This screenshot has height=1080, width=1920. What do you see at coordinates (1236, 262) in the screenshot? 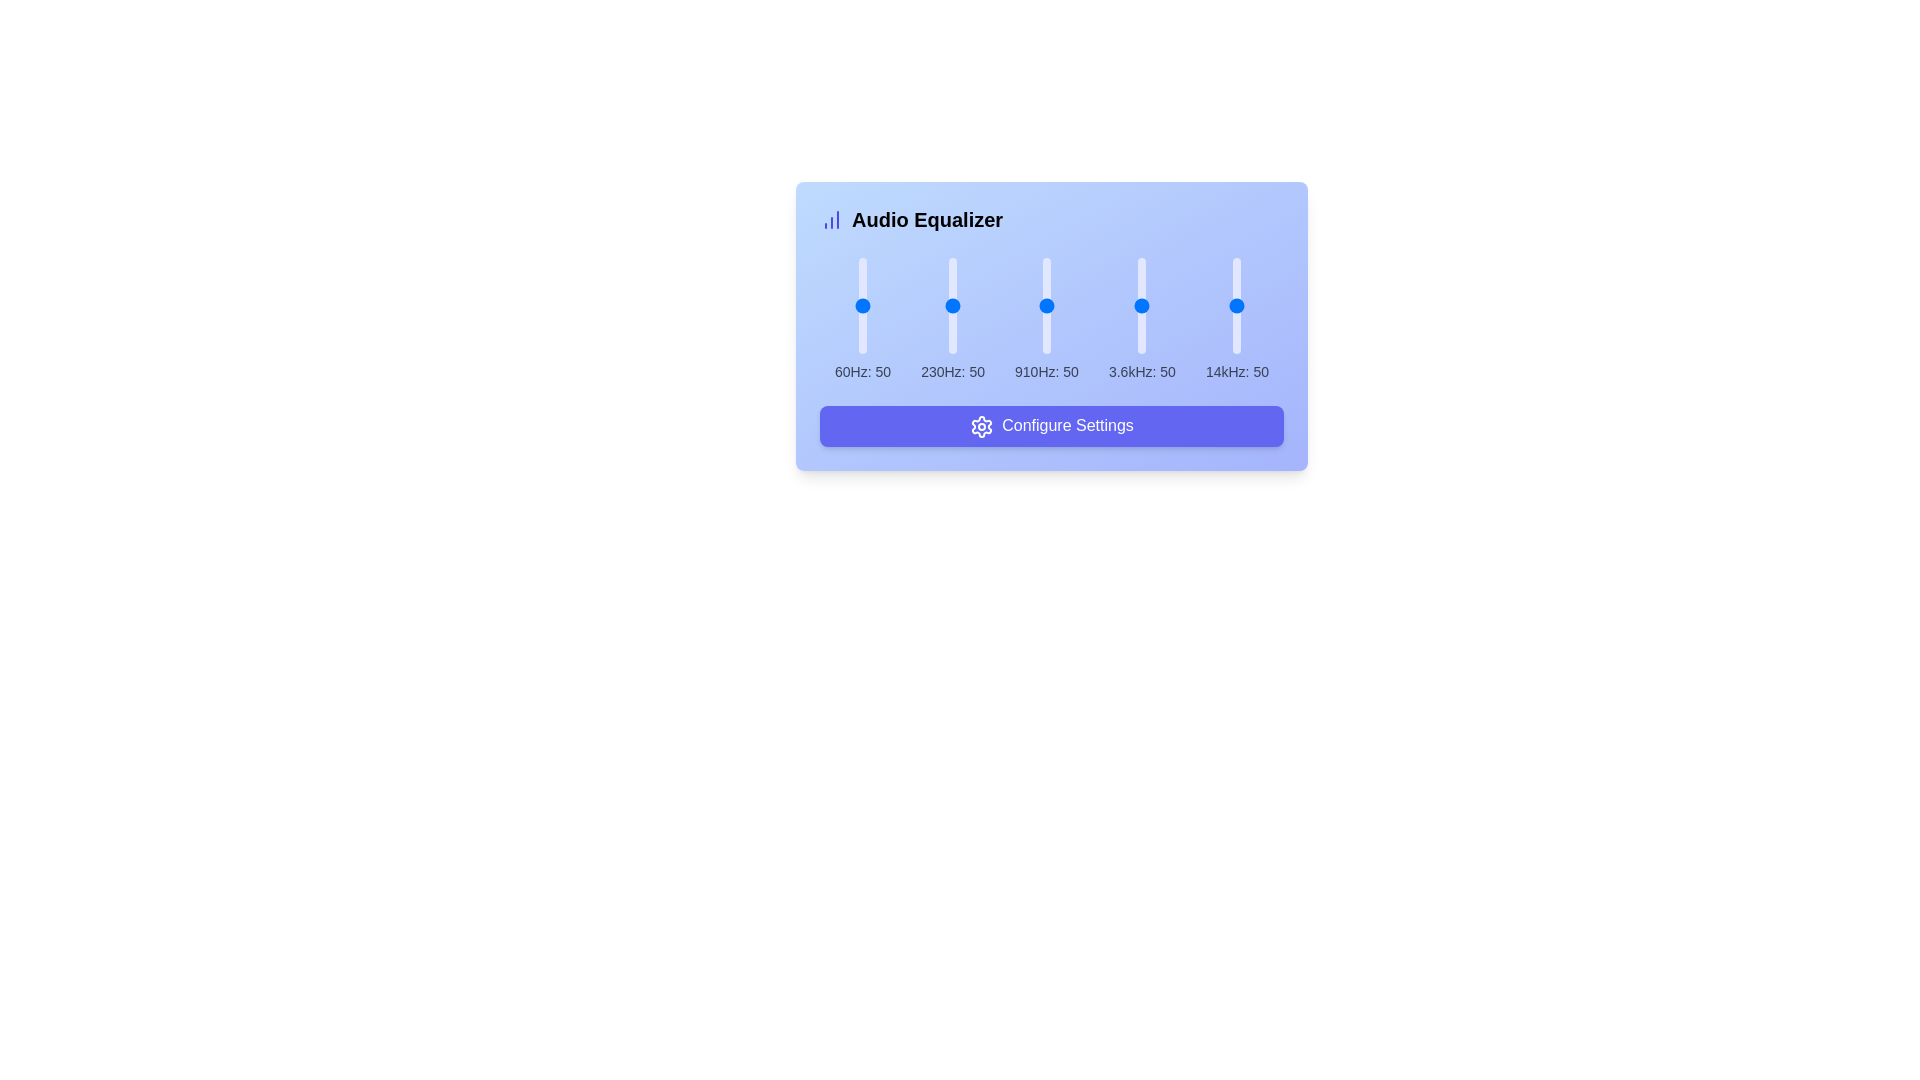
I see `the slider value` at bounding box center [1236, 262].